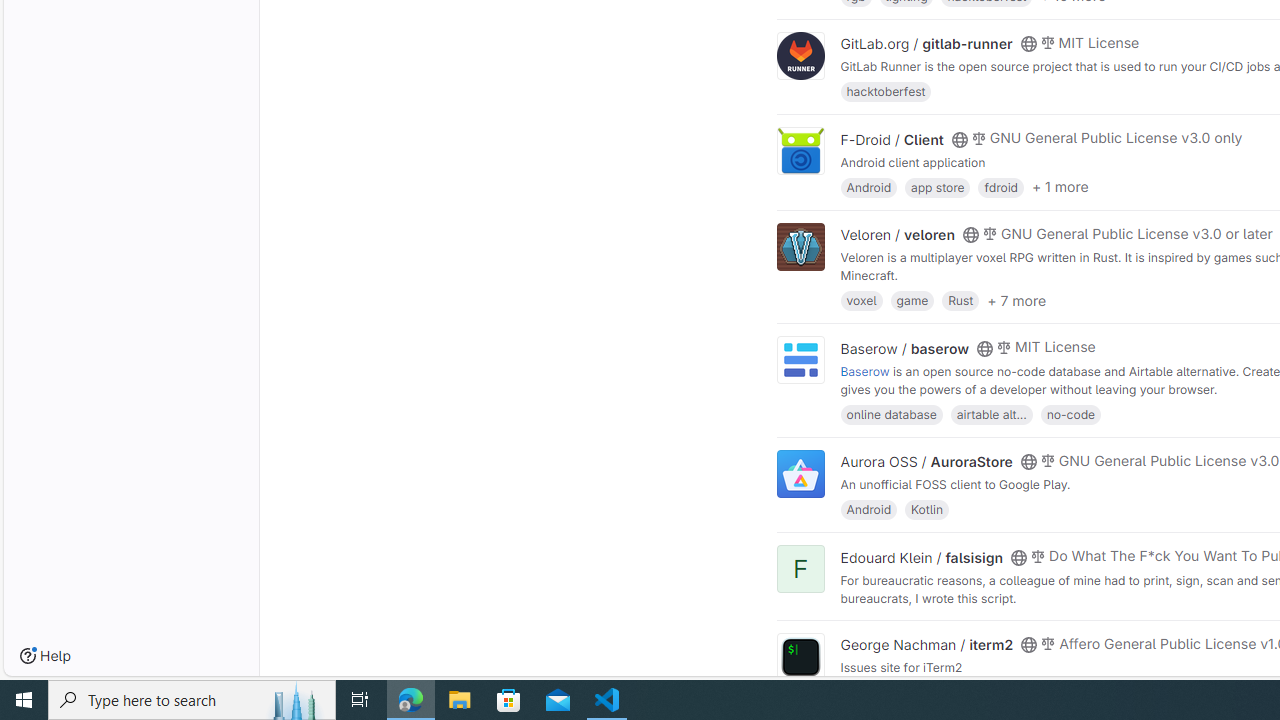 This screenshot has height=720, width=1280. What do you see at coordinates (800, 569) in the screenshot?
I see `'F'` at bounding box center [800, 569].